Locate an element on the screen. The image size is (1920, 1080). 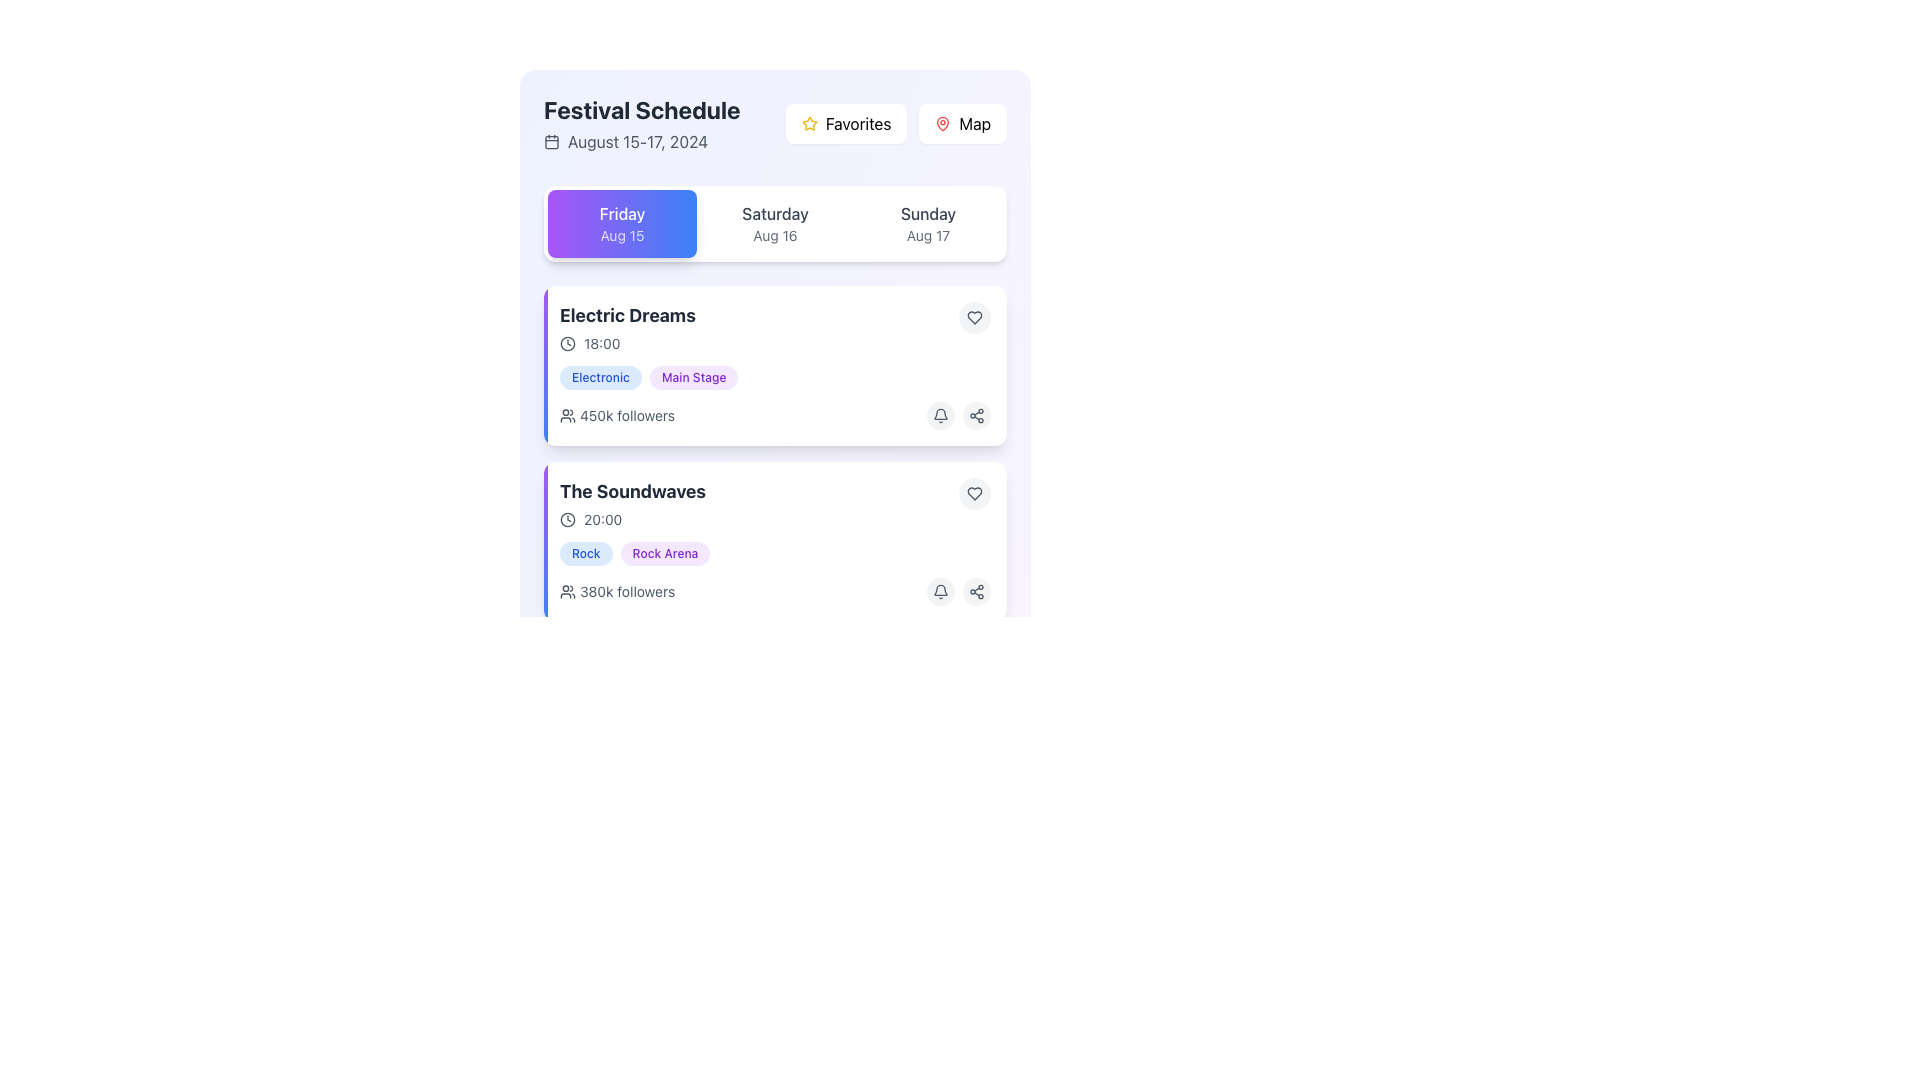
the button labeled 'Sunday' with the date 'Aug 17' is located at coordinates (927, 223).